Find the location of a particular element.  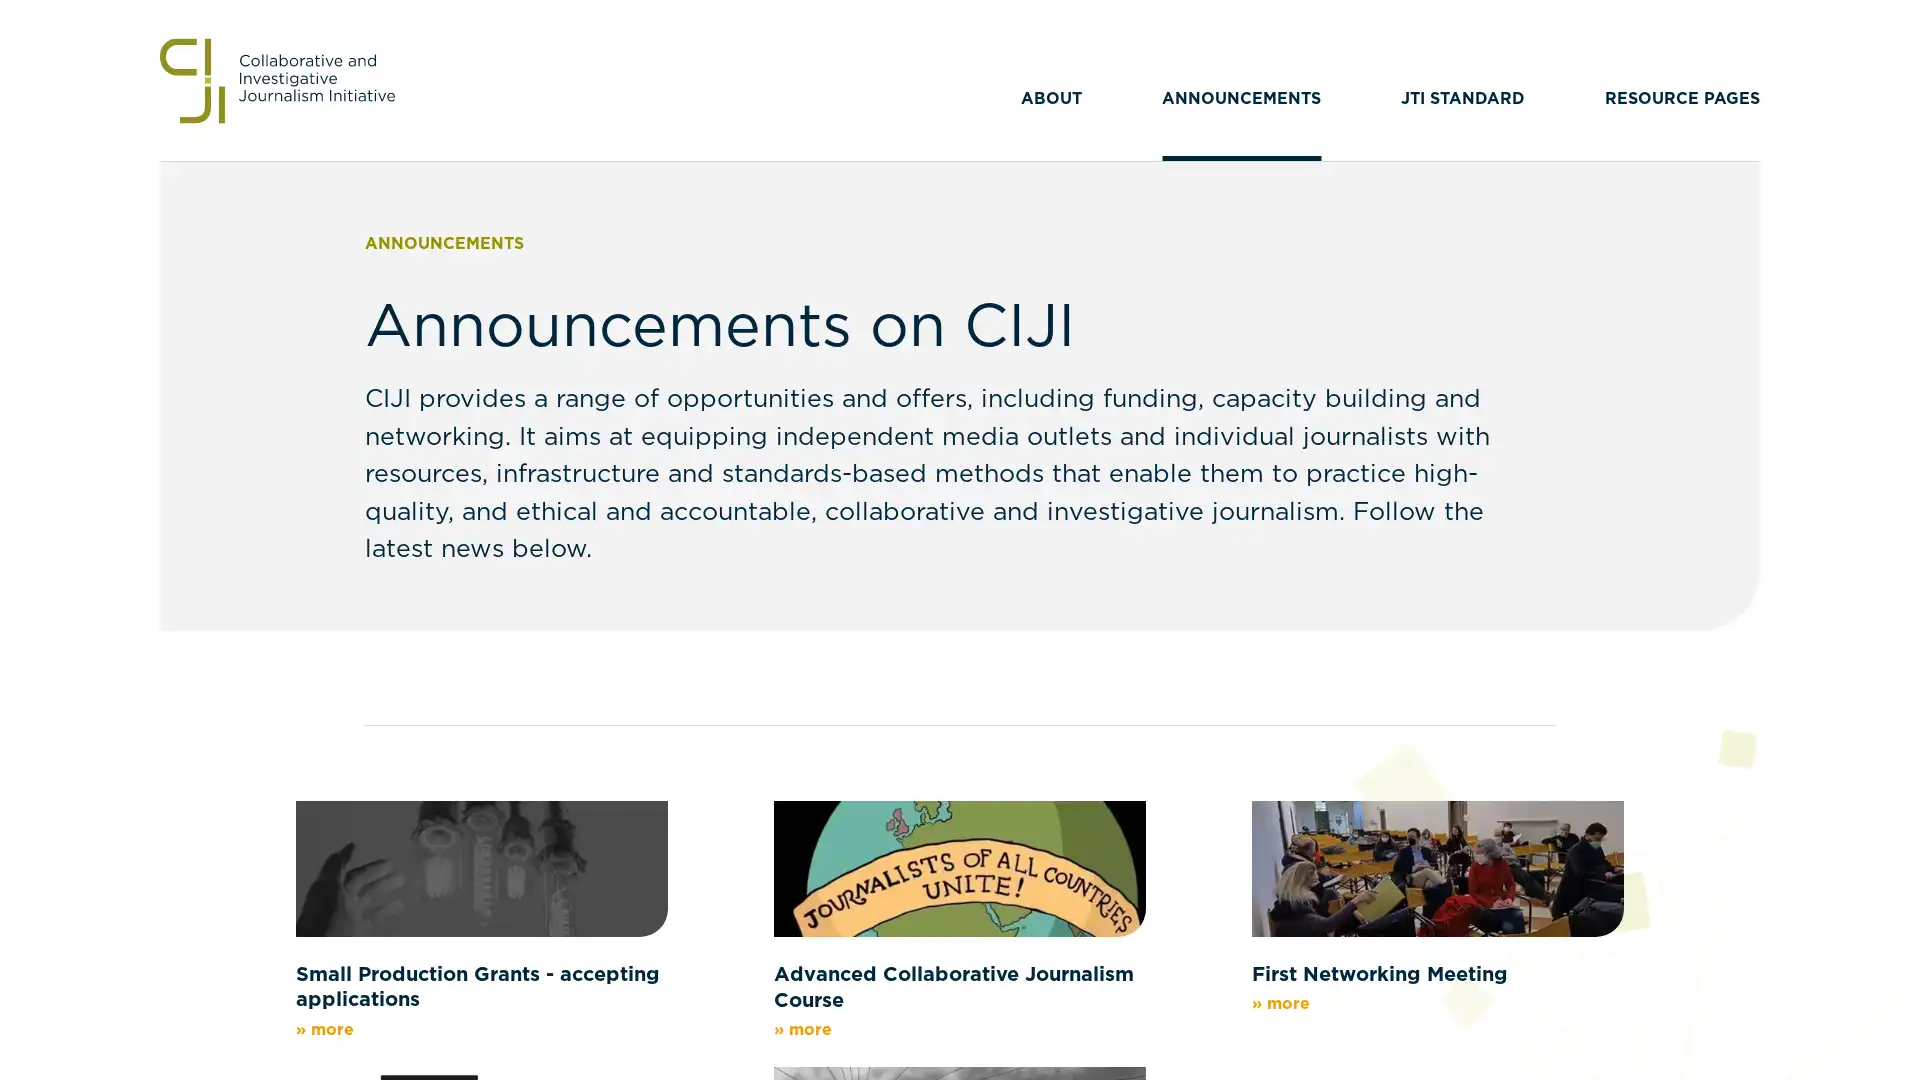

Deny is located at coordinates (958, 678).